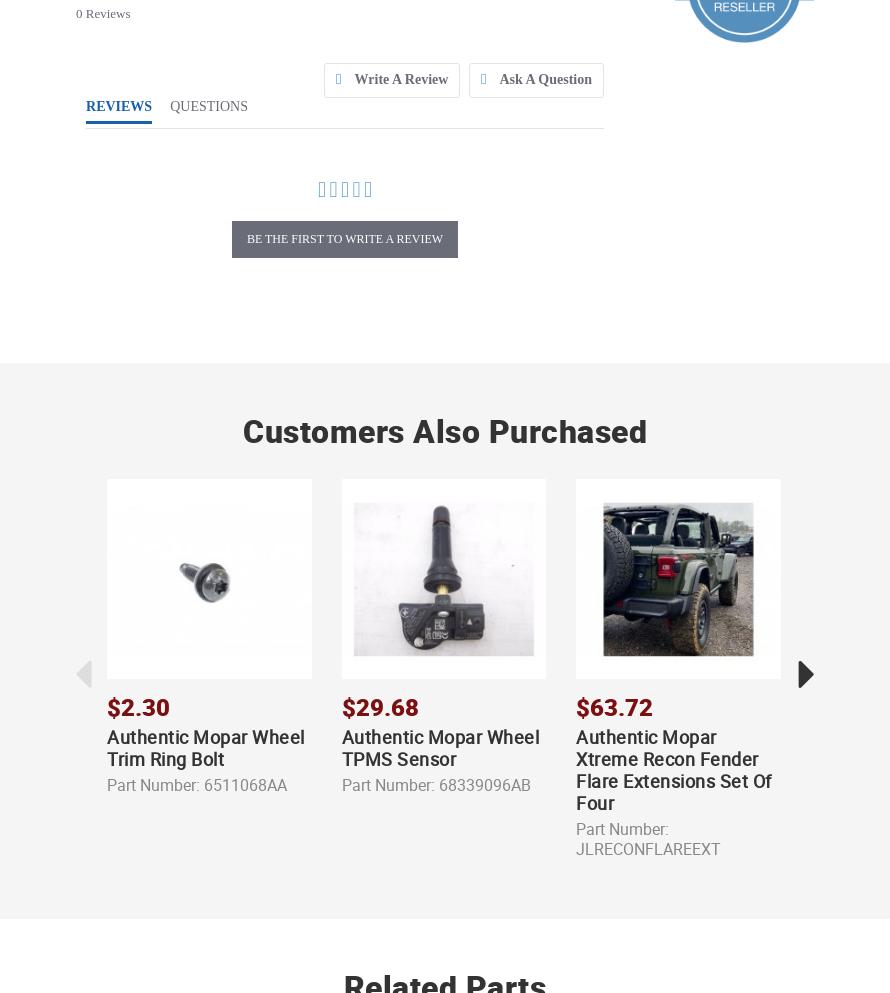 The width and height of the screenshot is (890, 993). I want to click on 'REVIEWS', so click(117, 104).